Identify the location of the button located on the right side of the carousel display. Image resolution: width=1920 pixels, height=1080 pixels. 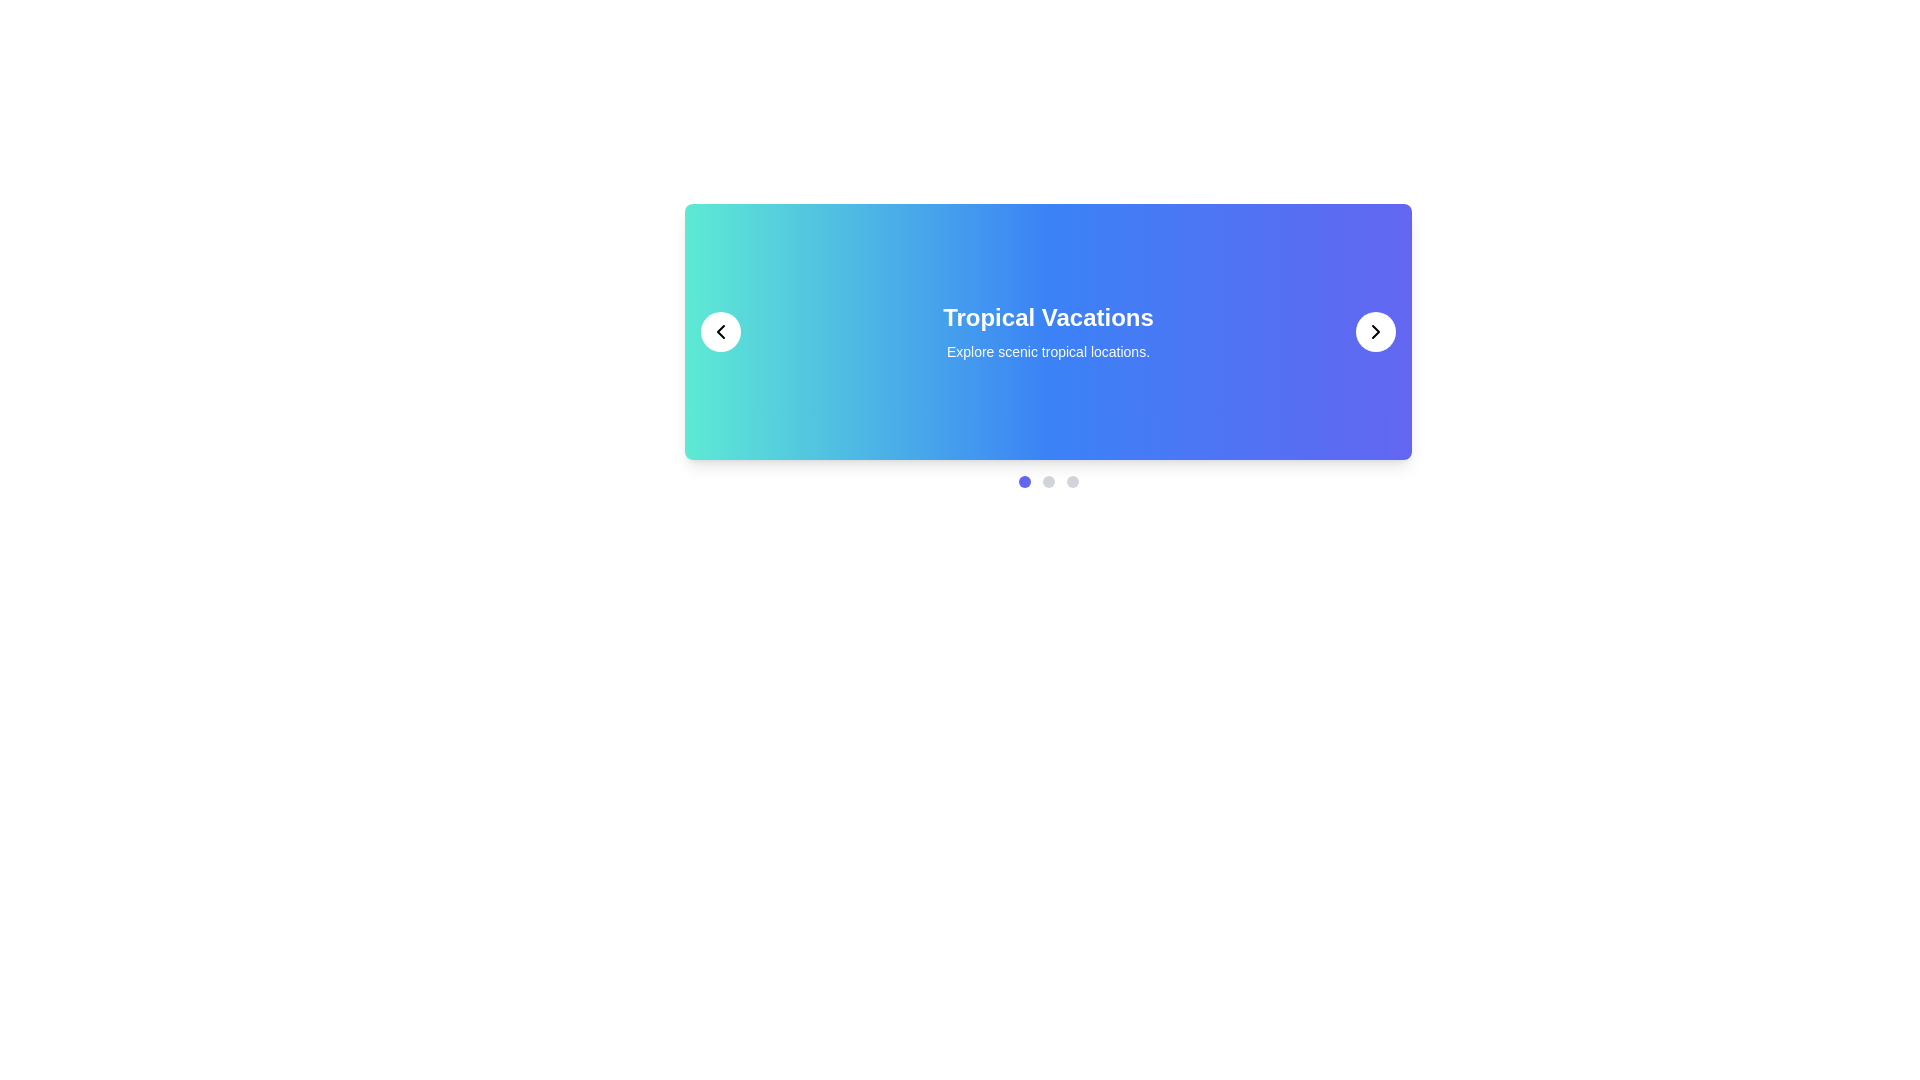
(1375, 330).